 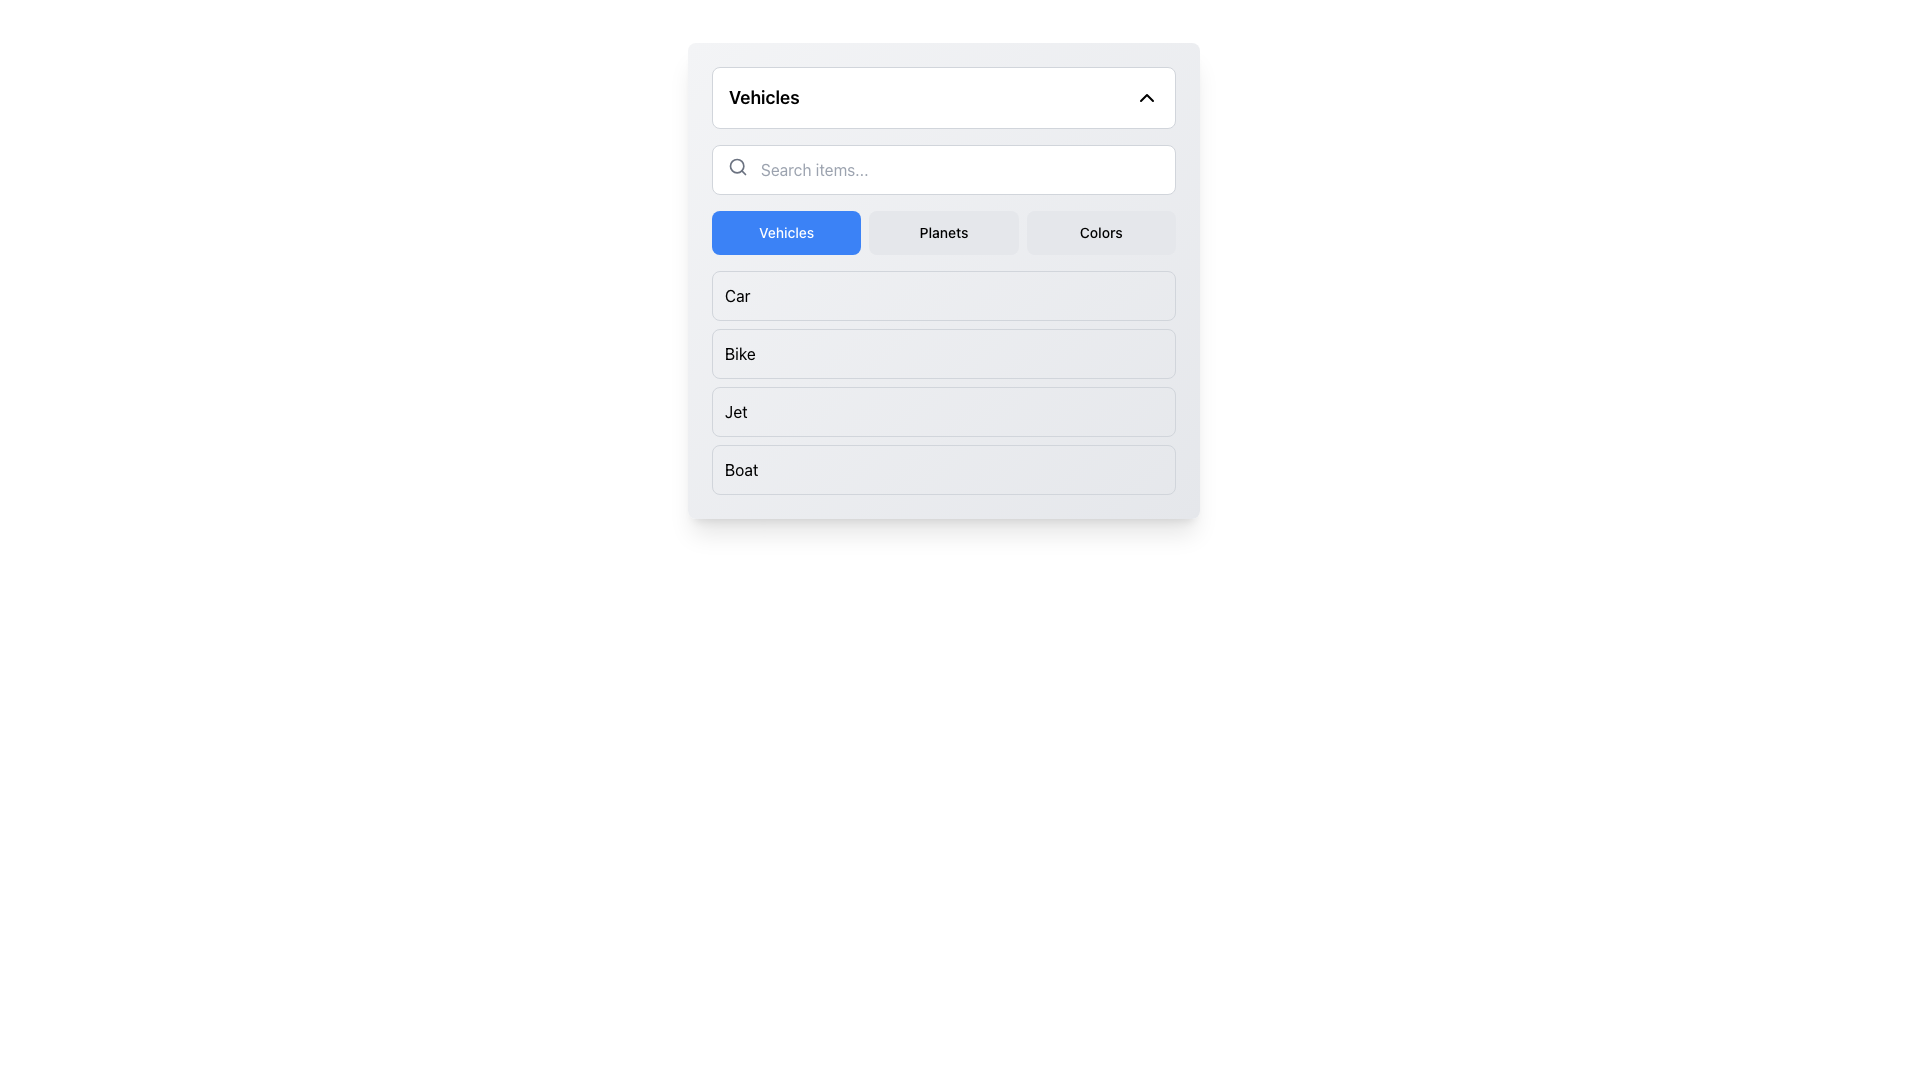 What do you see at coordinates (943, 411) in the screenshot?
I see `the selectable list item 'Jet' located in the third position of the vertical list under 'Vehicles'` at bounding box center [943, 411].